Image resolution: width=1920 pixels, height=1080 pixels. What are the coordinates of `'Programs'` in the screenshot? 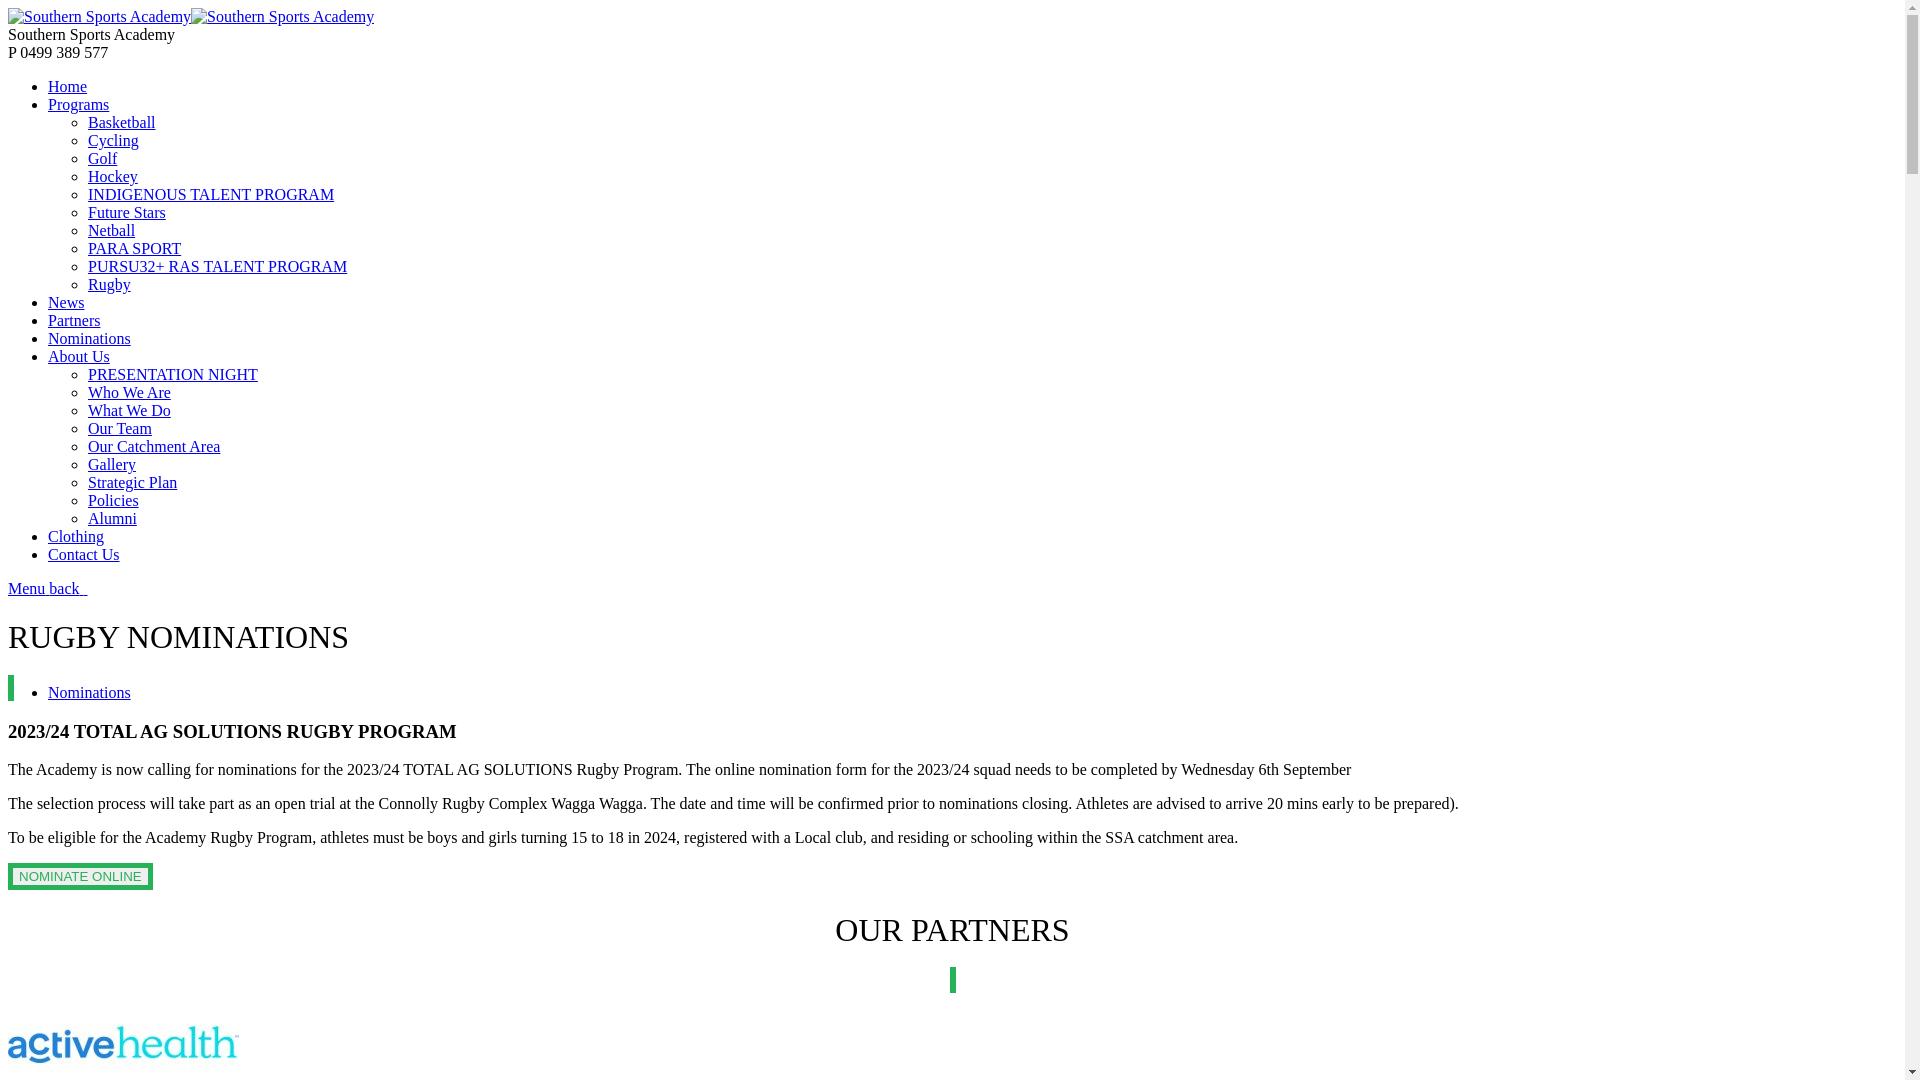 It's located at (48, 104).